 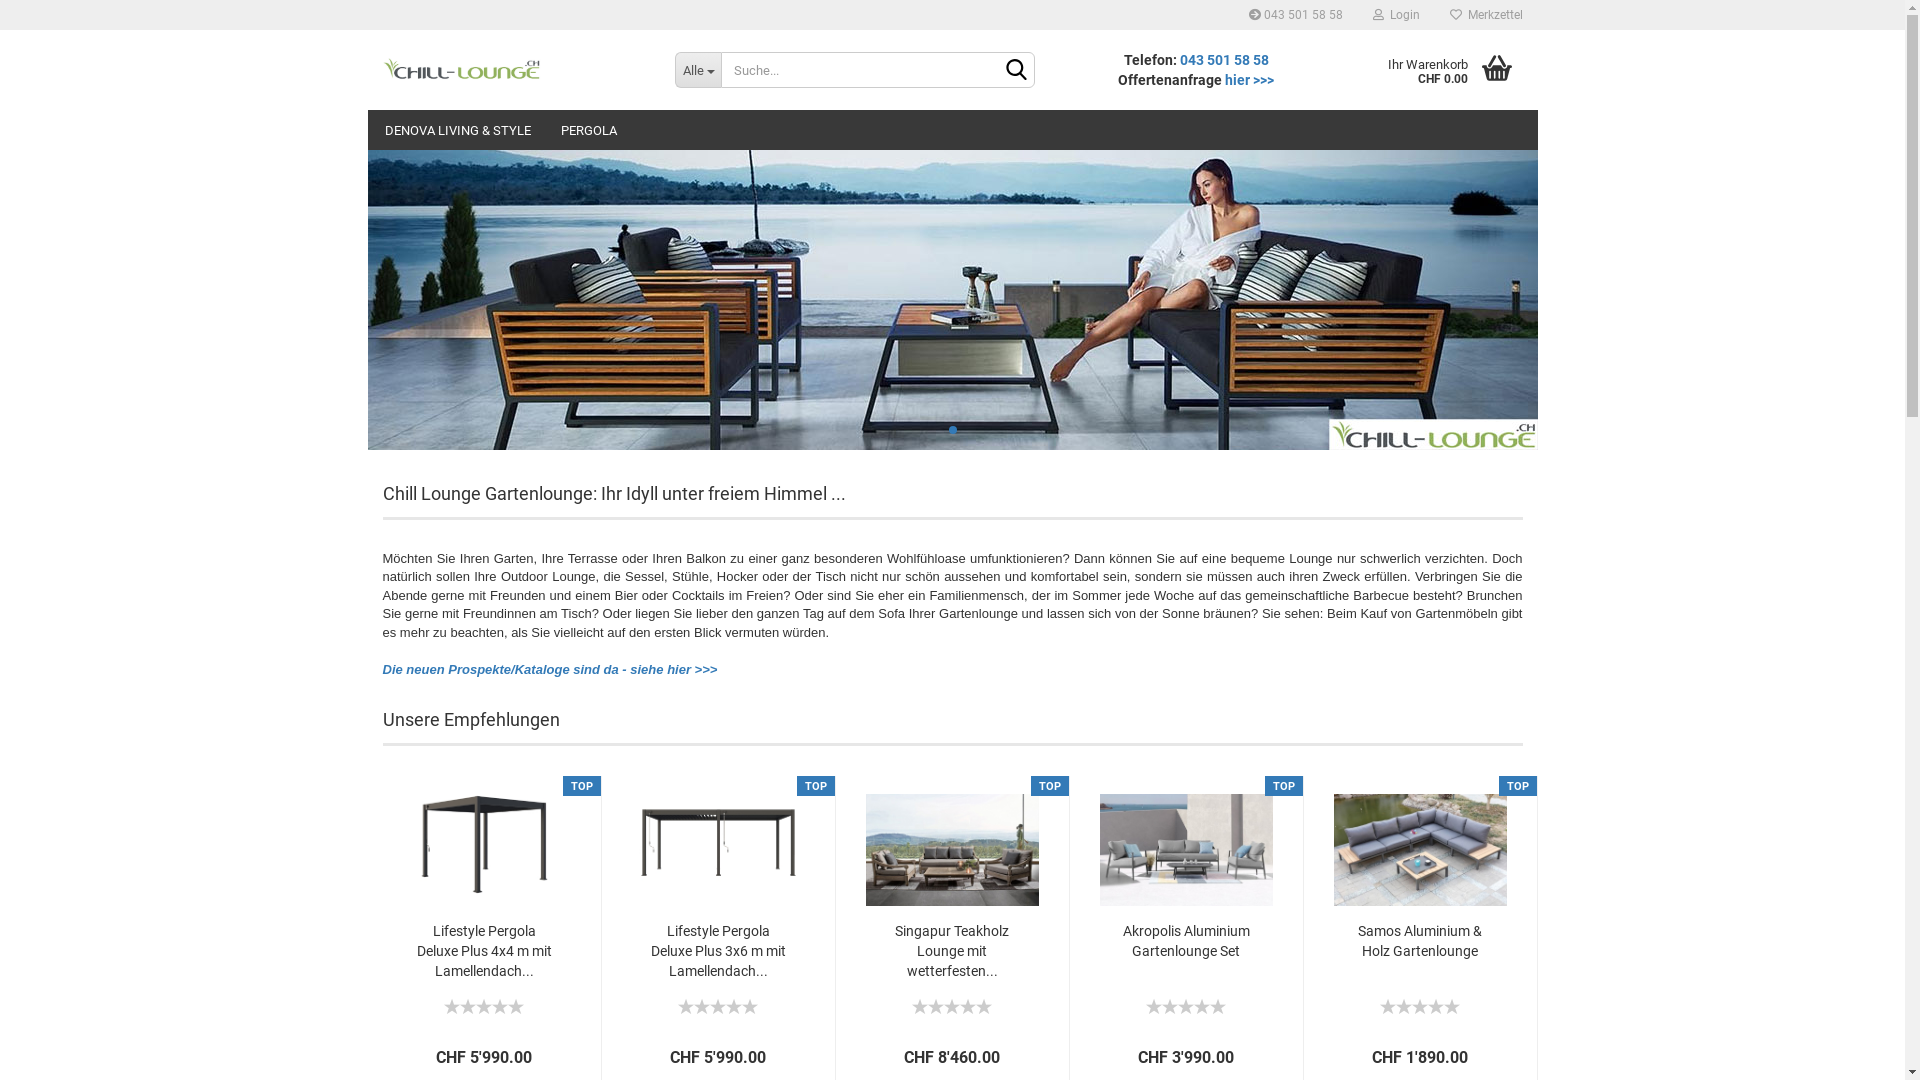 I want to click on 'Akropolis Aluminium Gartenlounge Set', so click(x=1186, y=840).